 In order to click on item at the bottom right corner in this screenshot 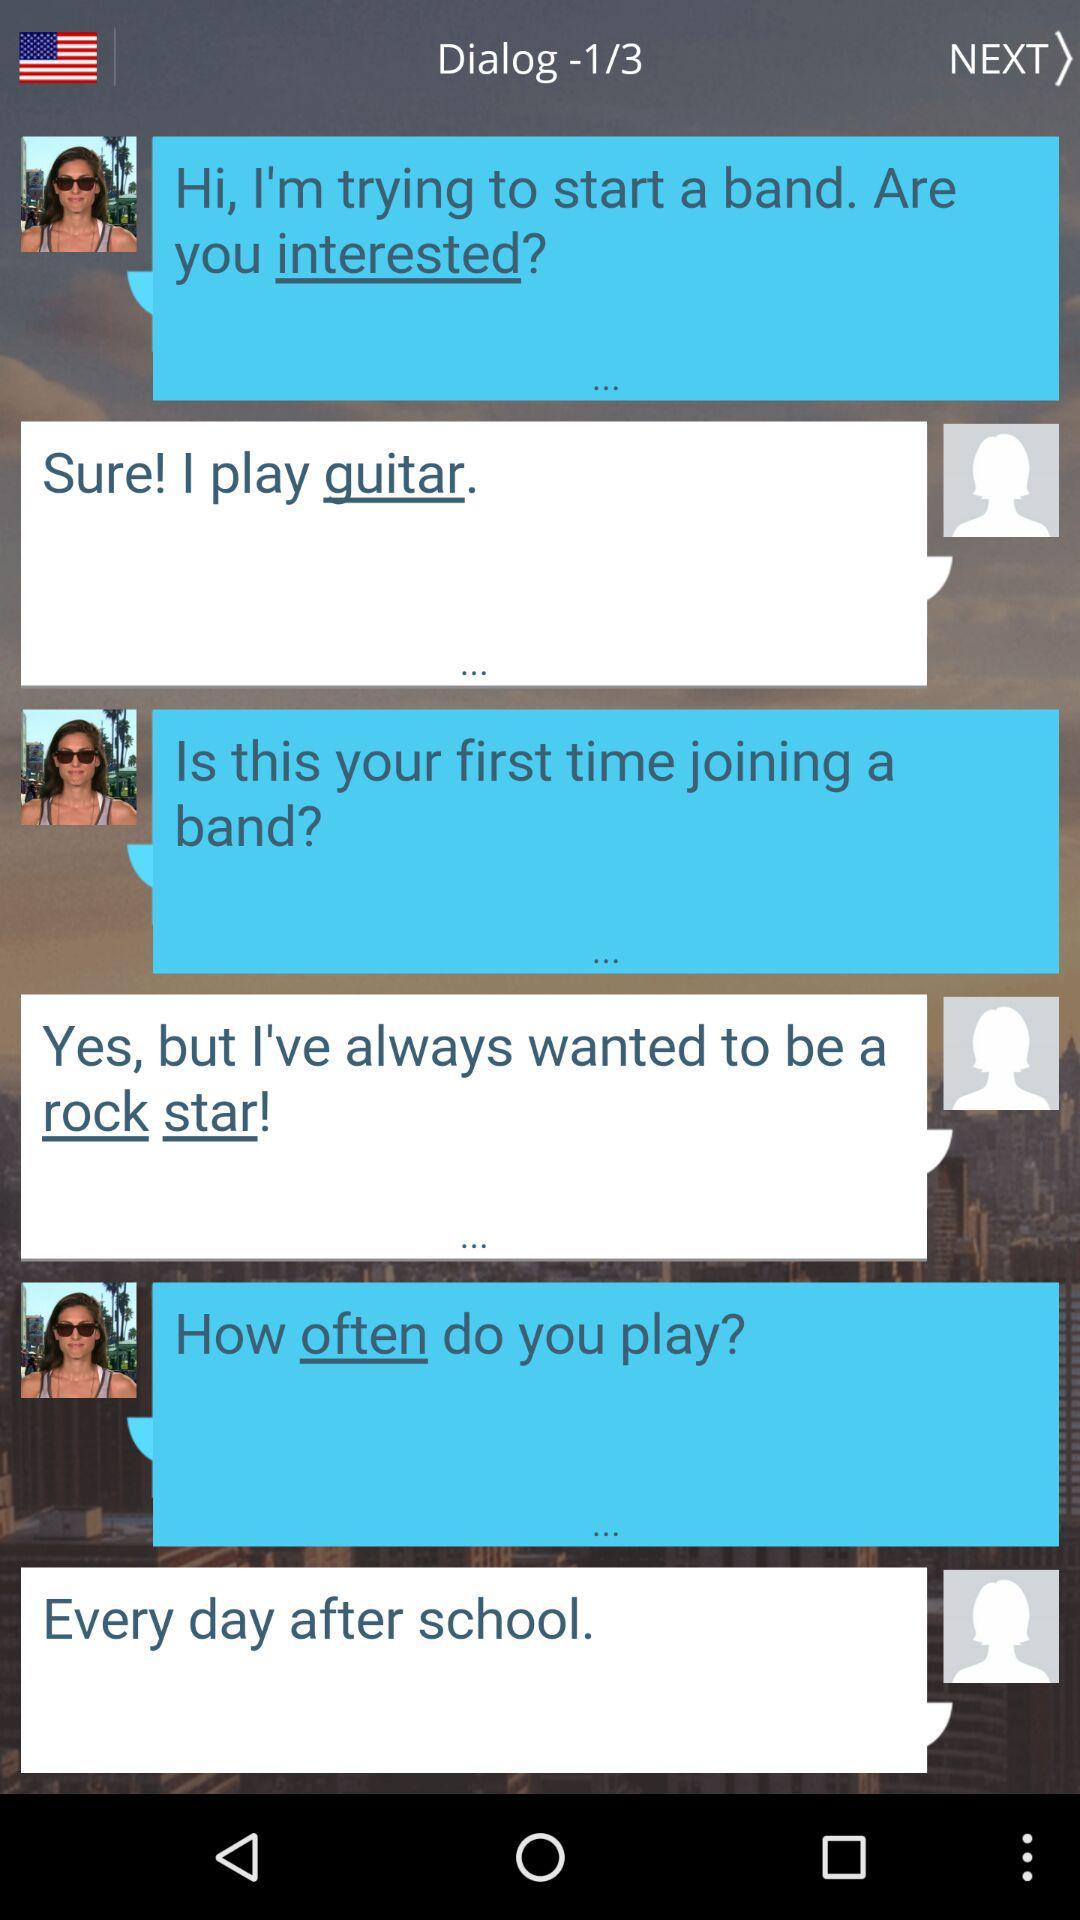, I will do `click(1001, 1625)`.